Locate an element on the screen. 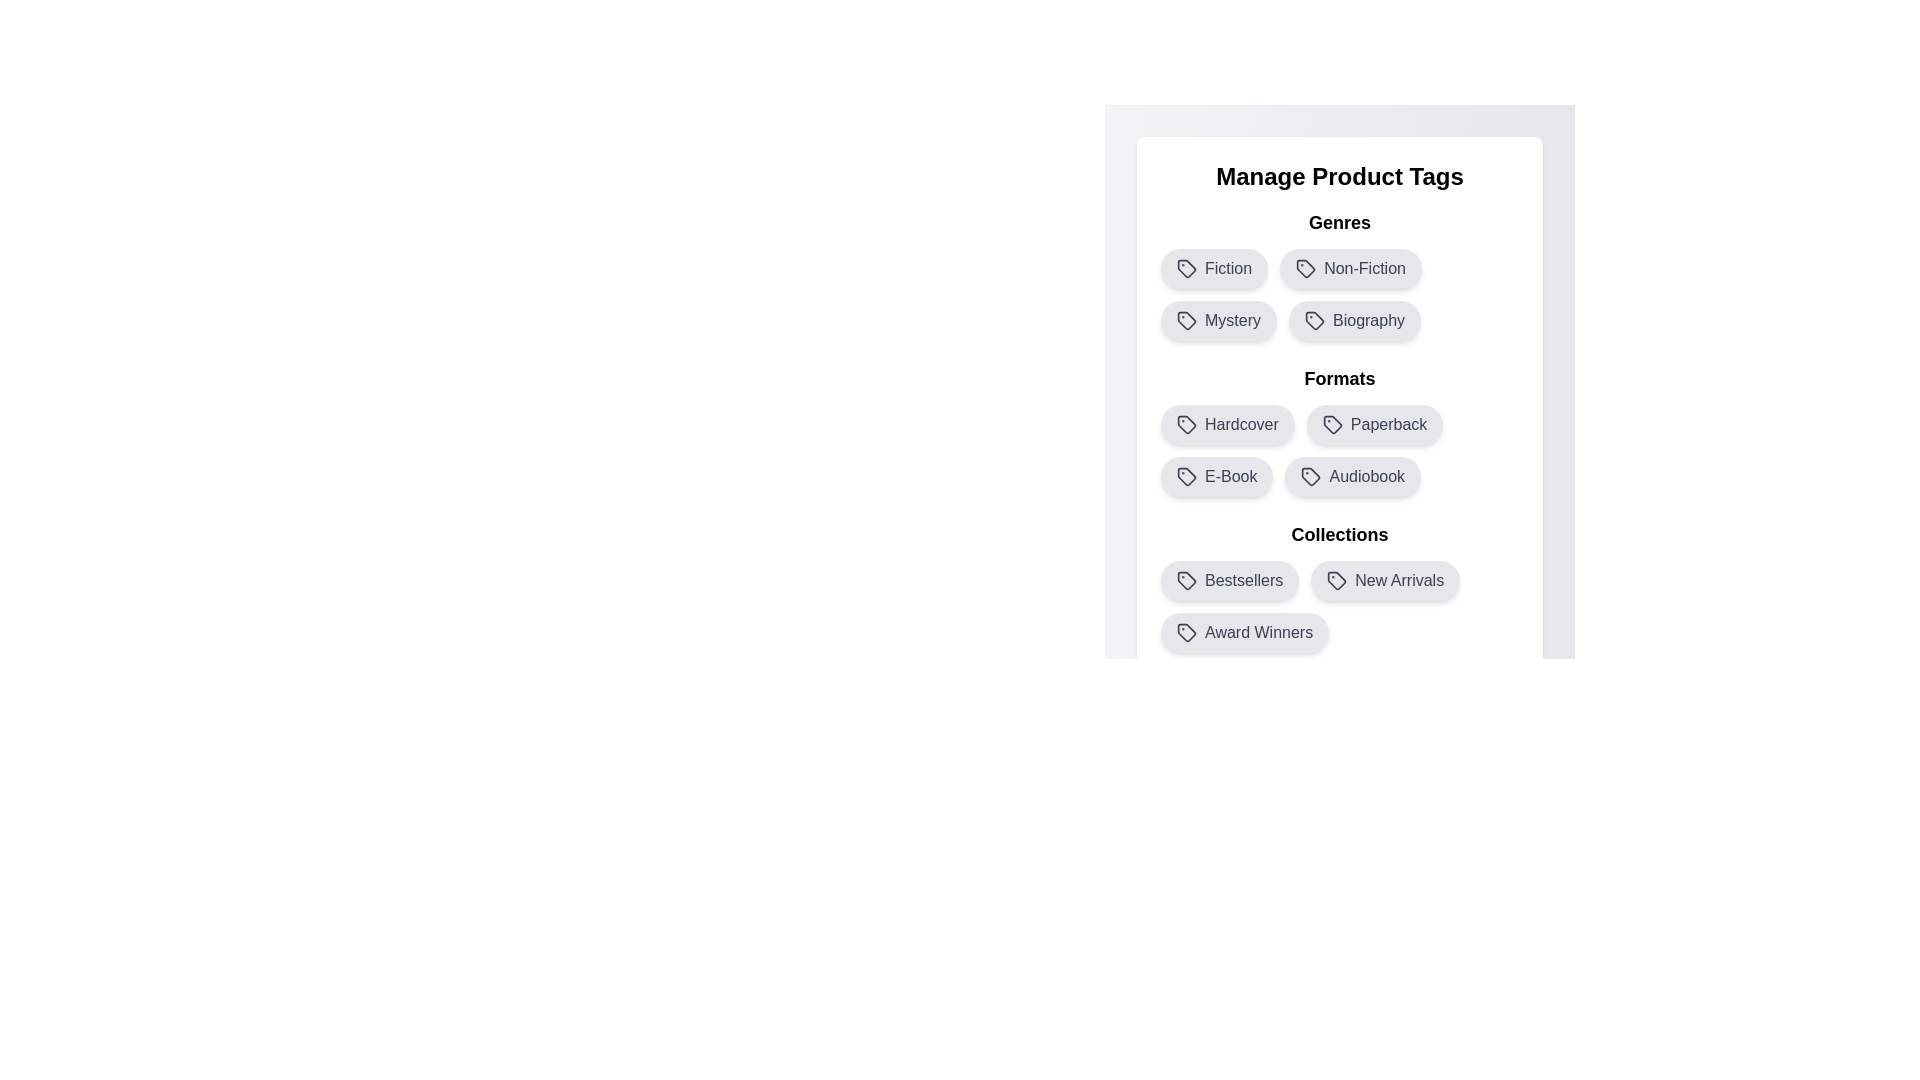 The width and height of the screenshot is (1920, 1080). the SVG icon resembling a tag, which has a gray border and transparent fill, located within a rounded button next to the text 'Non-Fiction' under the 'Genres' section is located at coordinates (1306, 268).